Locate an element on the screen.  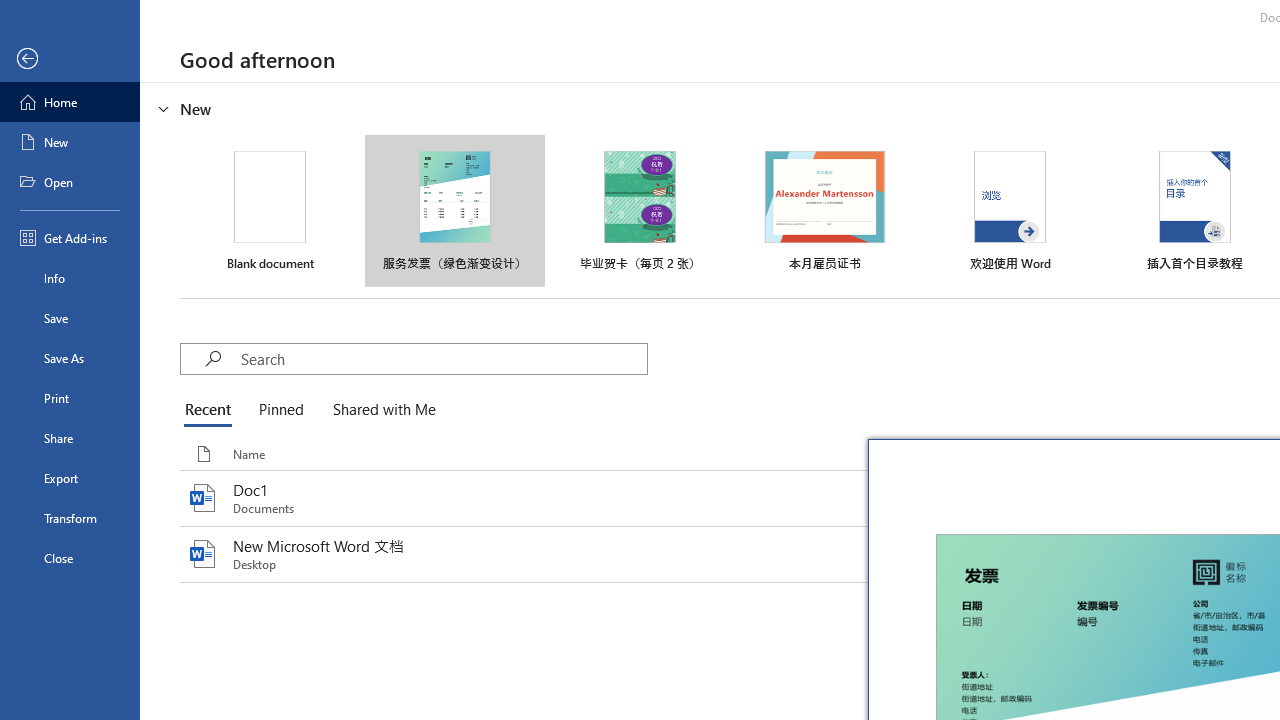
'Pinned' is located at coordinates (279, 410).